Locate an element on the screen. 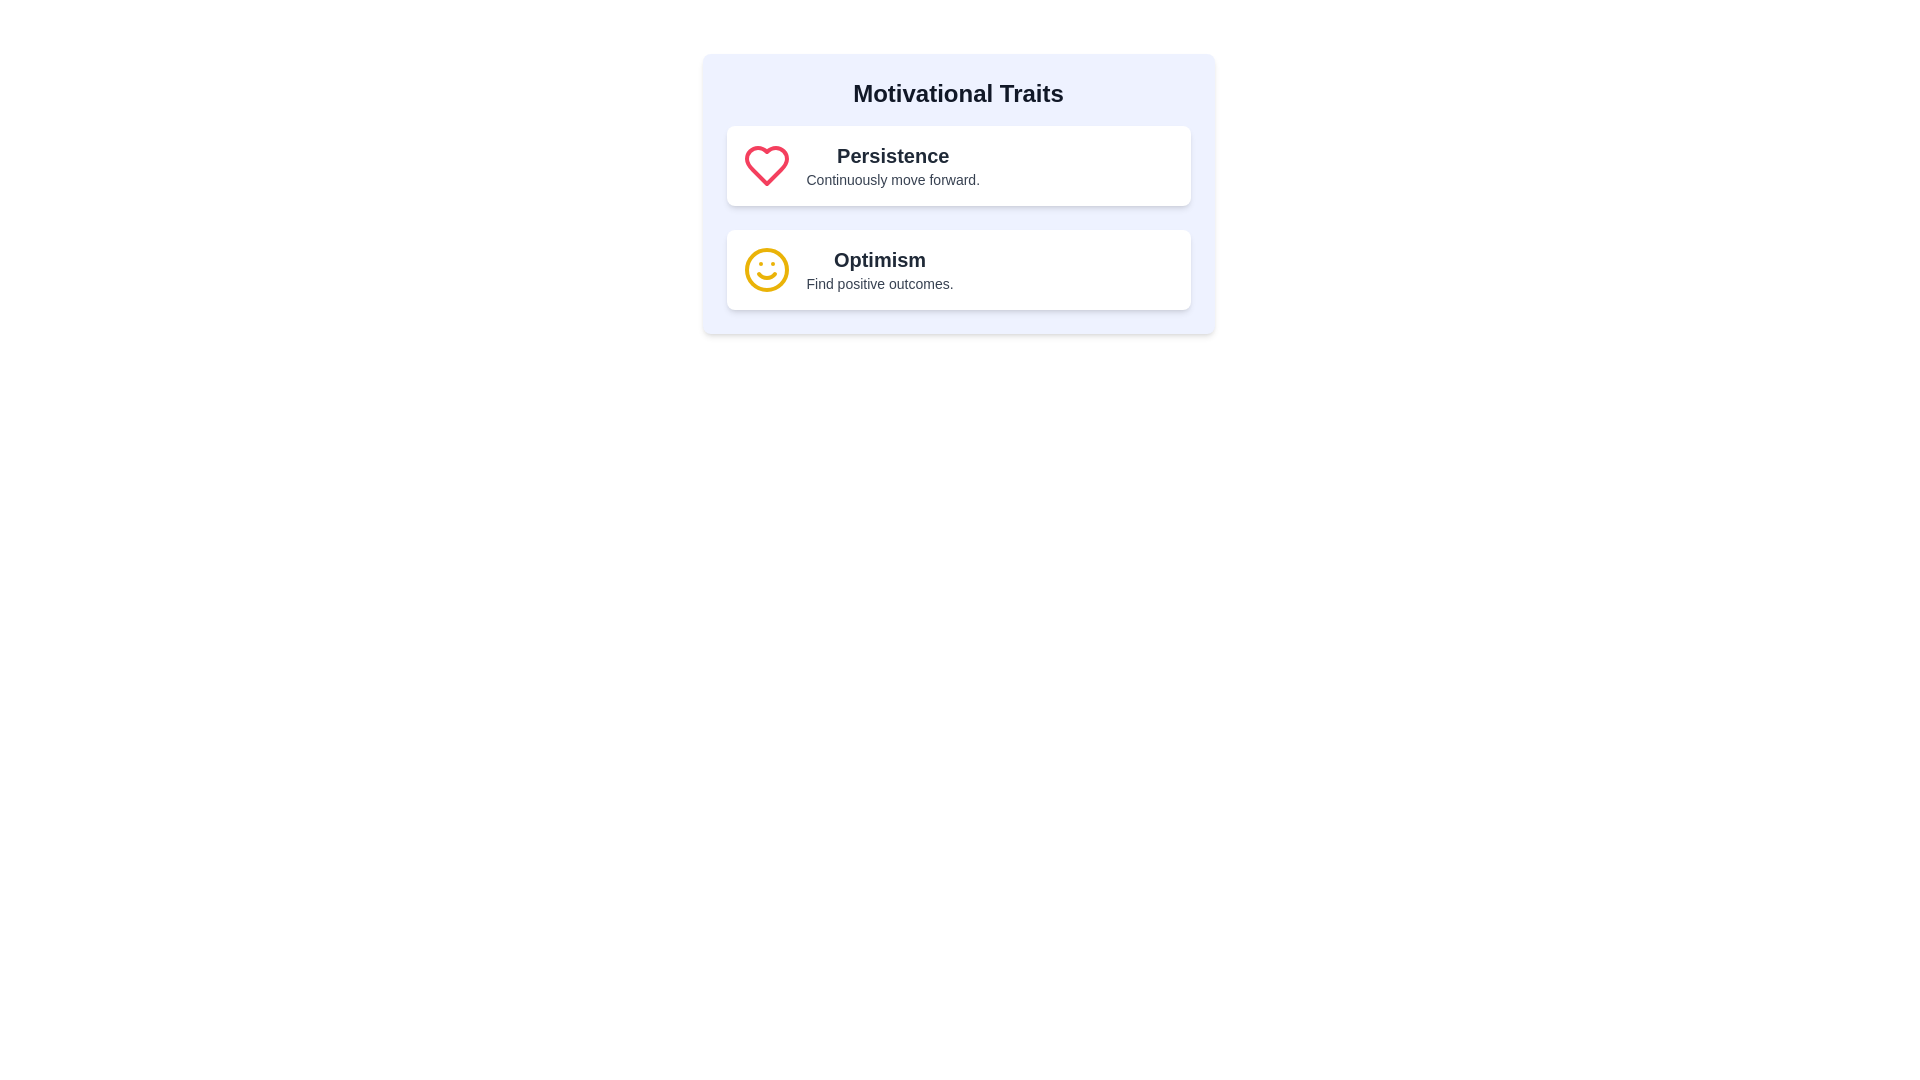  the descriptive text label that provides additional information about the 'Persistence' trait, located directly under the header 'Persistence' within the first card is located at coordinates (892, 180).